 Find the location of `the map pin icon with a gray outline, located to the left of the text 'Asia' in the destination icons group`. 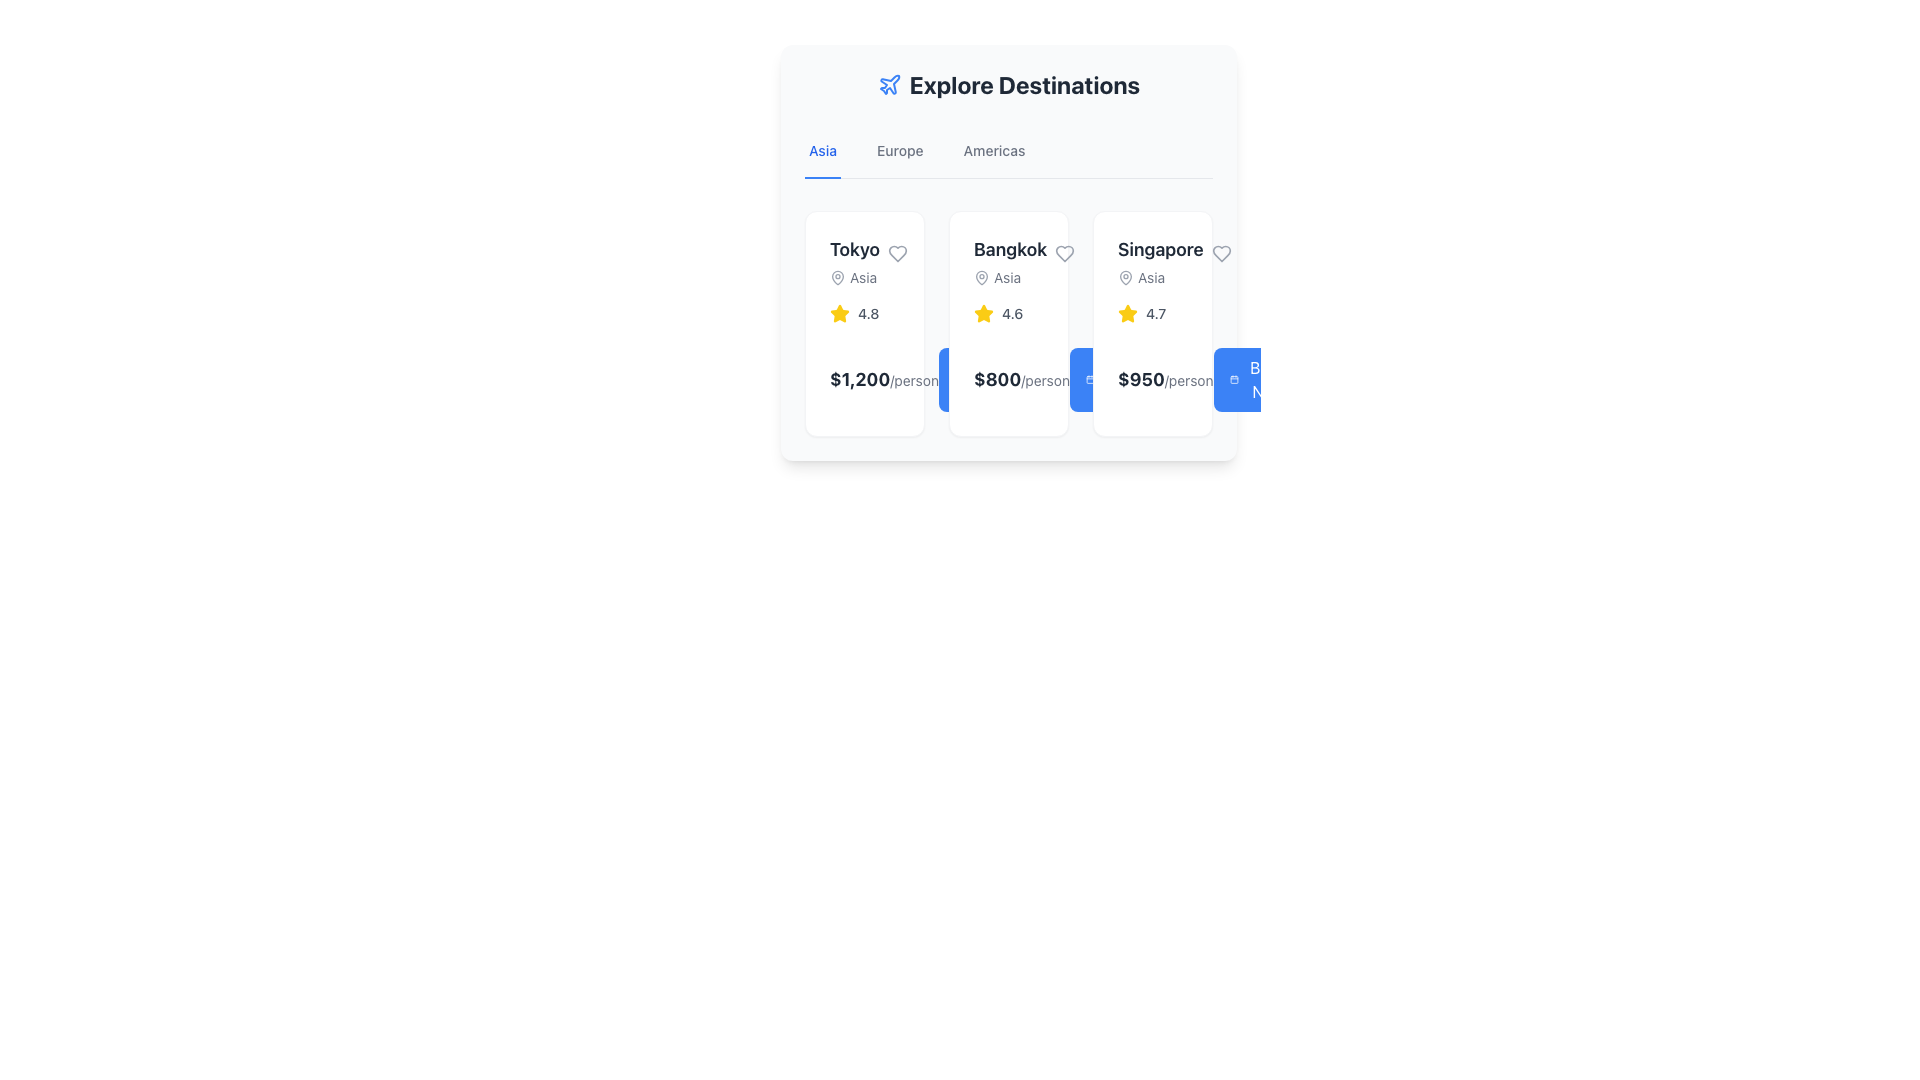

the map pin icon with a gray outline, located to the left of the text 'Asia' in the destination icons group is located at coordinates (1126, 277).